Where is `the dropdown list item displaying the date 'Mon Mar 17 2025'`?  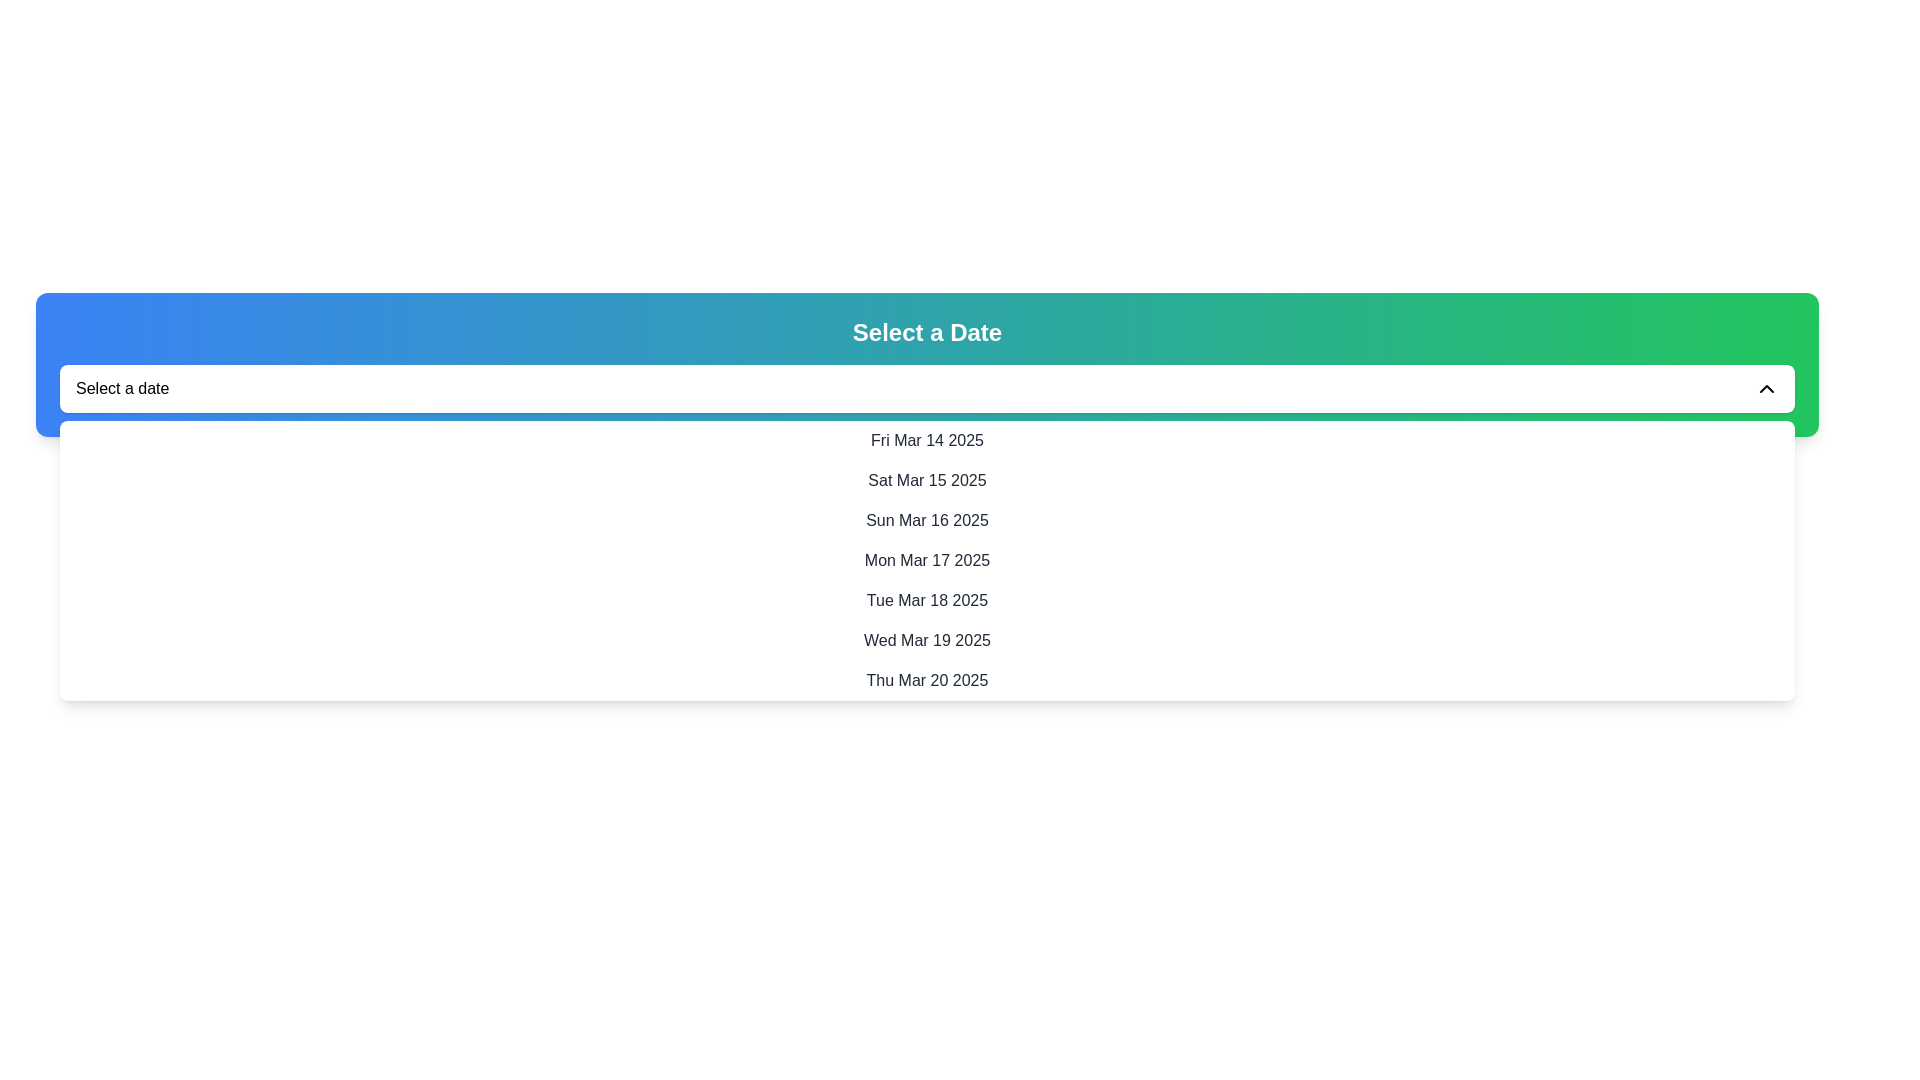
the dropdown list item displaying the date 'Mon Mar 17 2025' is located at coordinates (926, 560).